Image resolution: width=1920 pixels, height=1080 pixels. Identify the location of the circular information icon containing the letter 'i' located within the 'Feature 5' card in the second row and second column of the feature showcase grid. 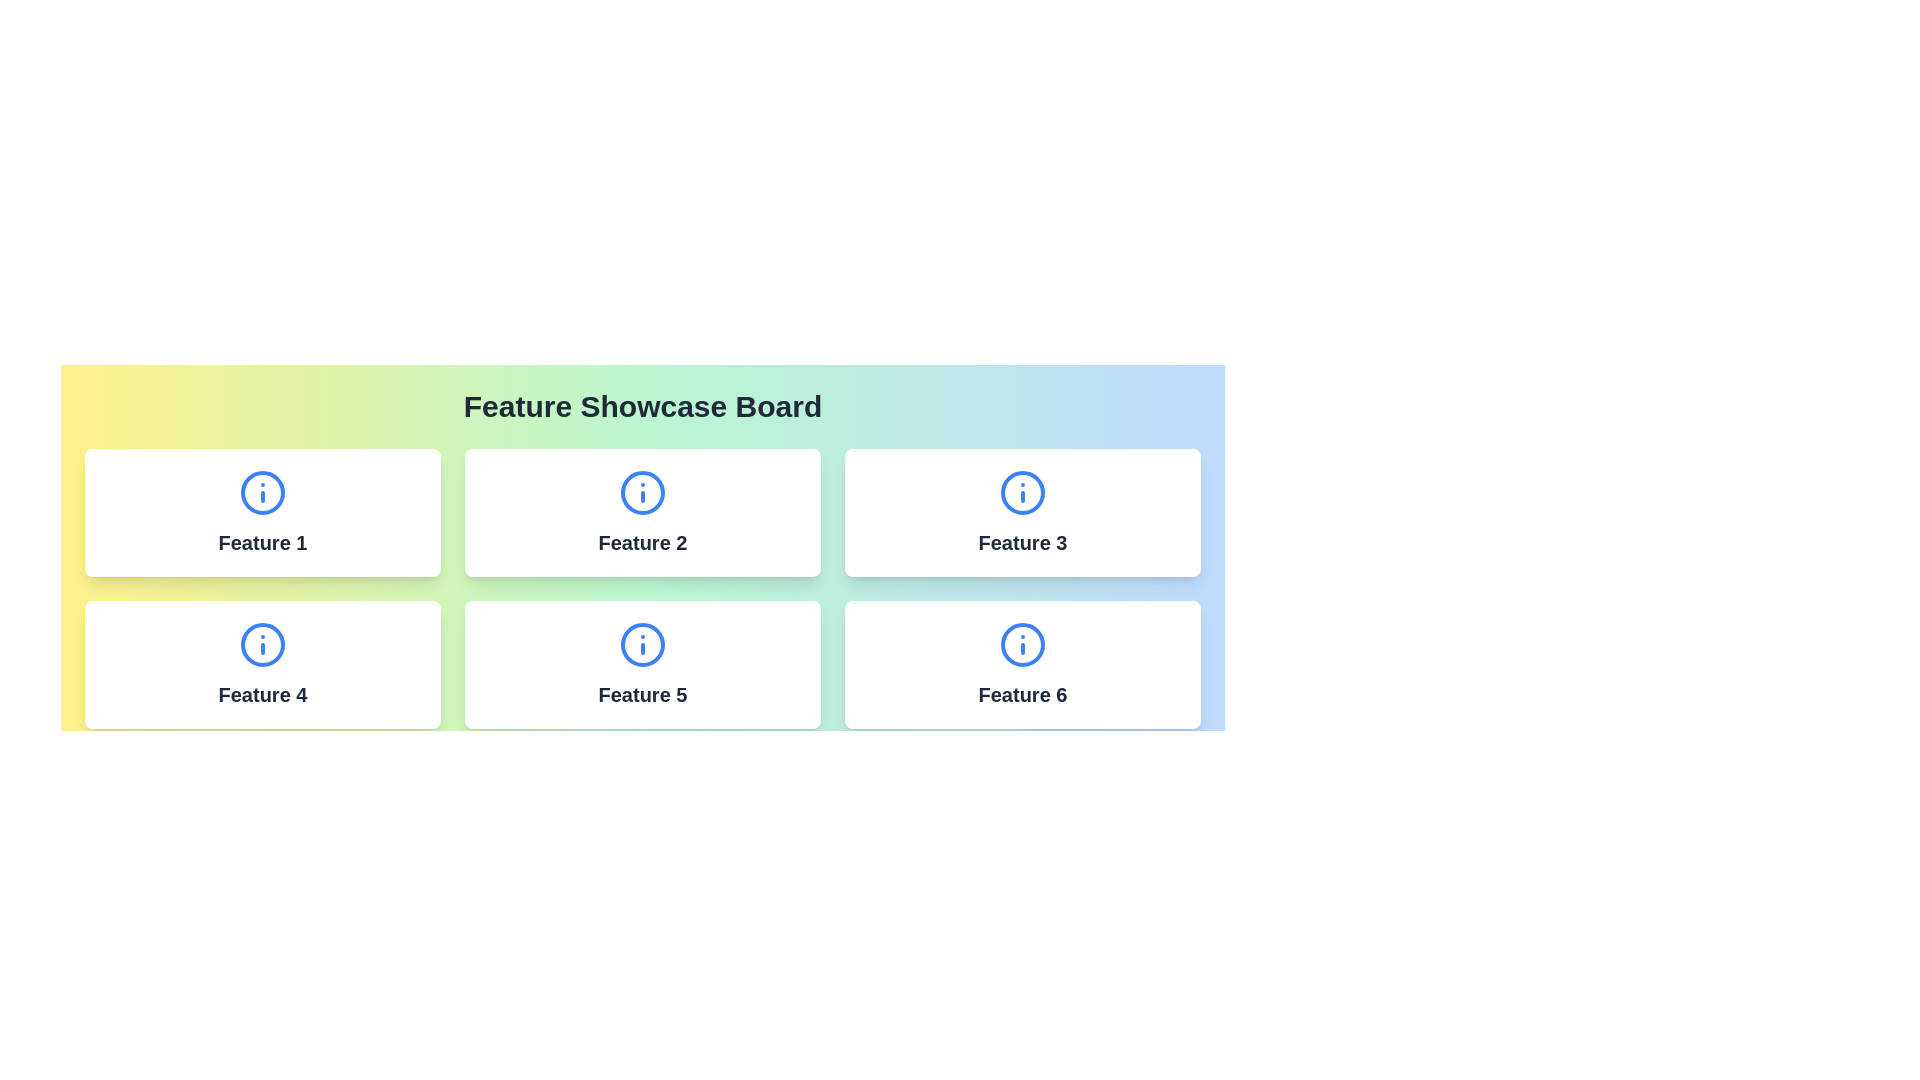
(643, 644).